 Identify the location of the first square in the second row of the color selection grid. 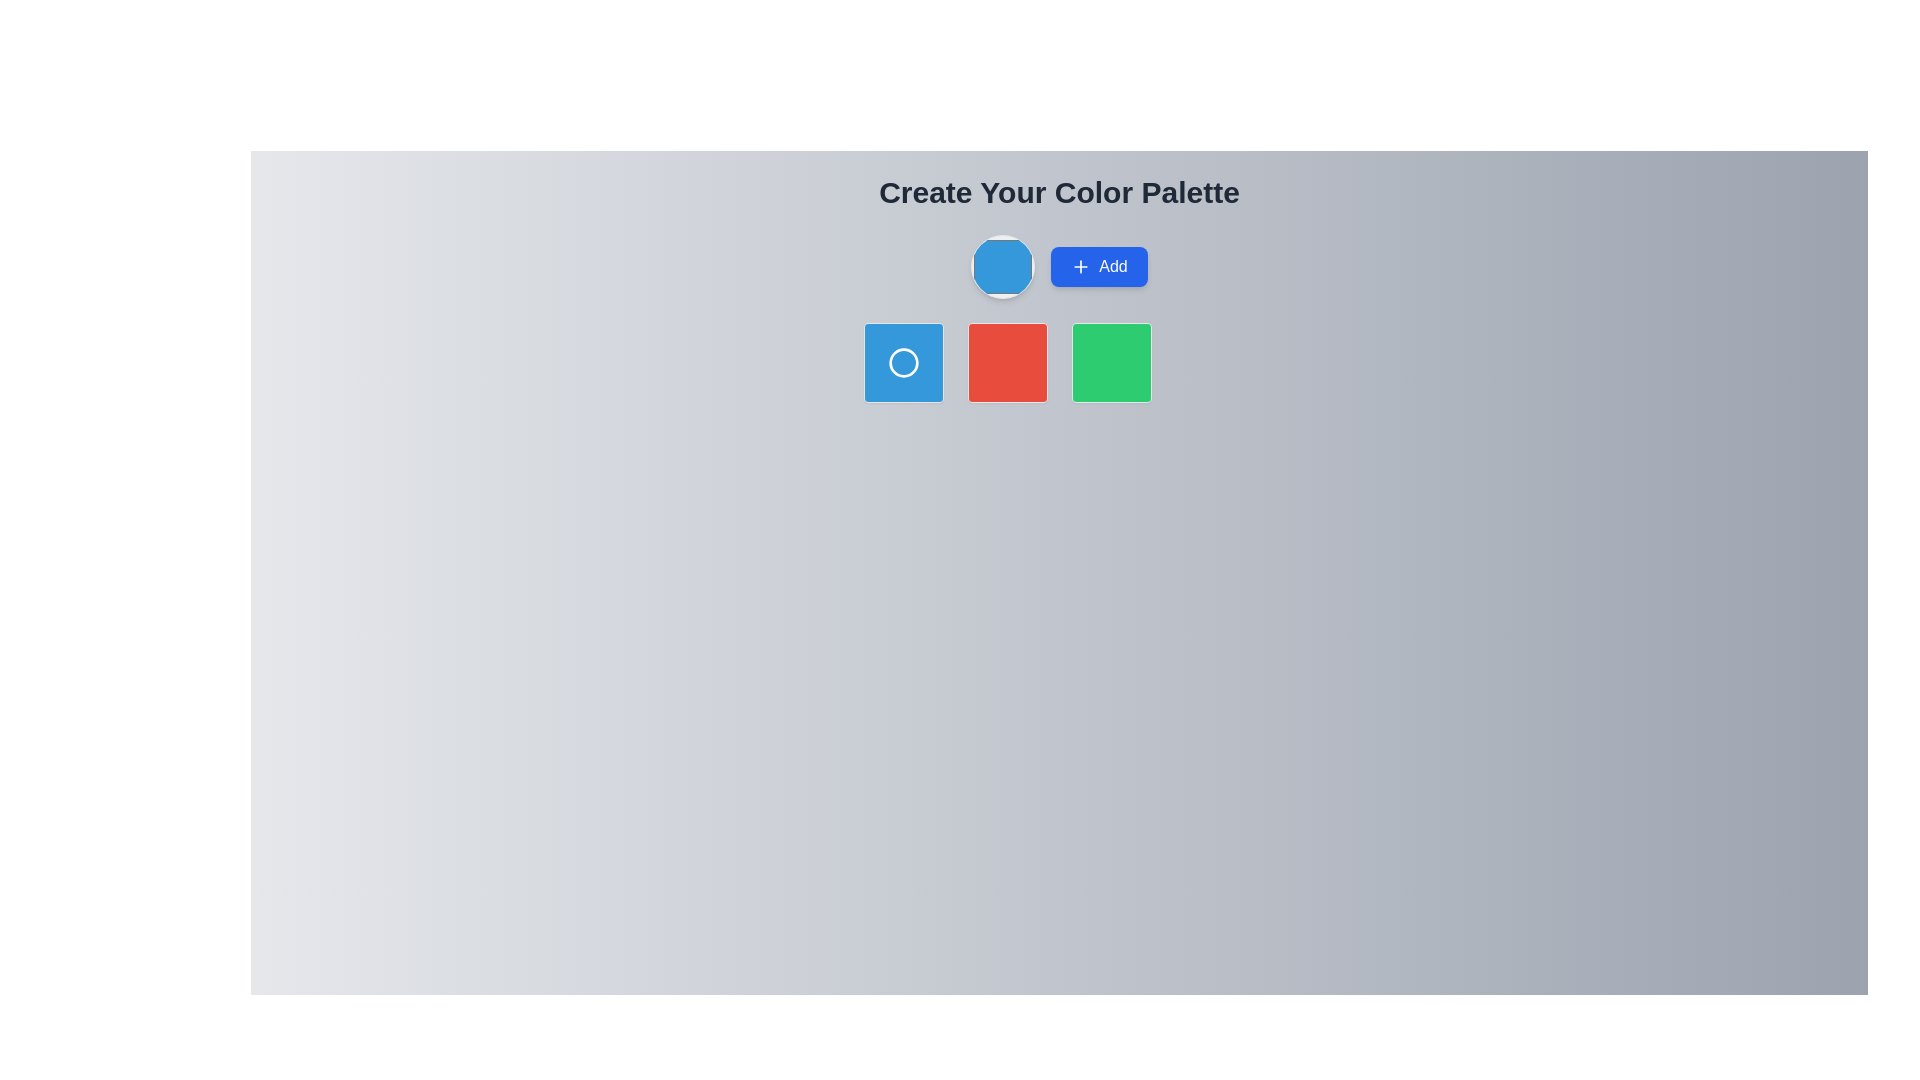
(902, 362).